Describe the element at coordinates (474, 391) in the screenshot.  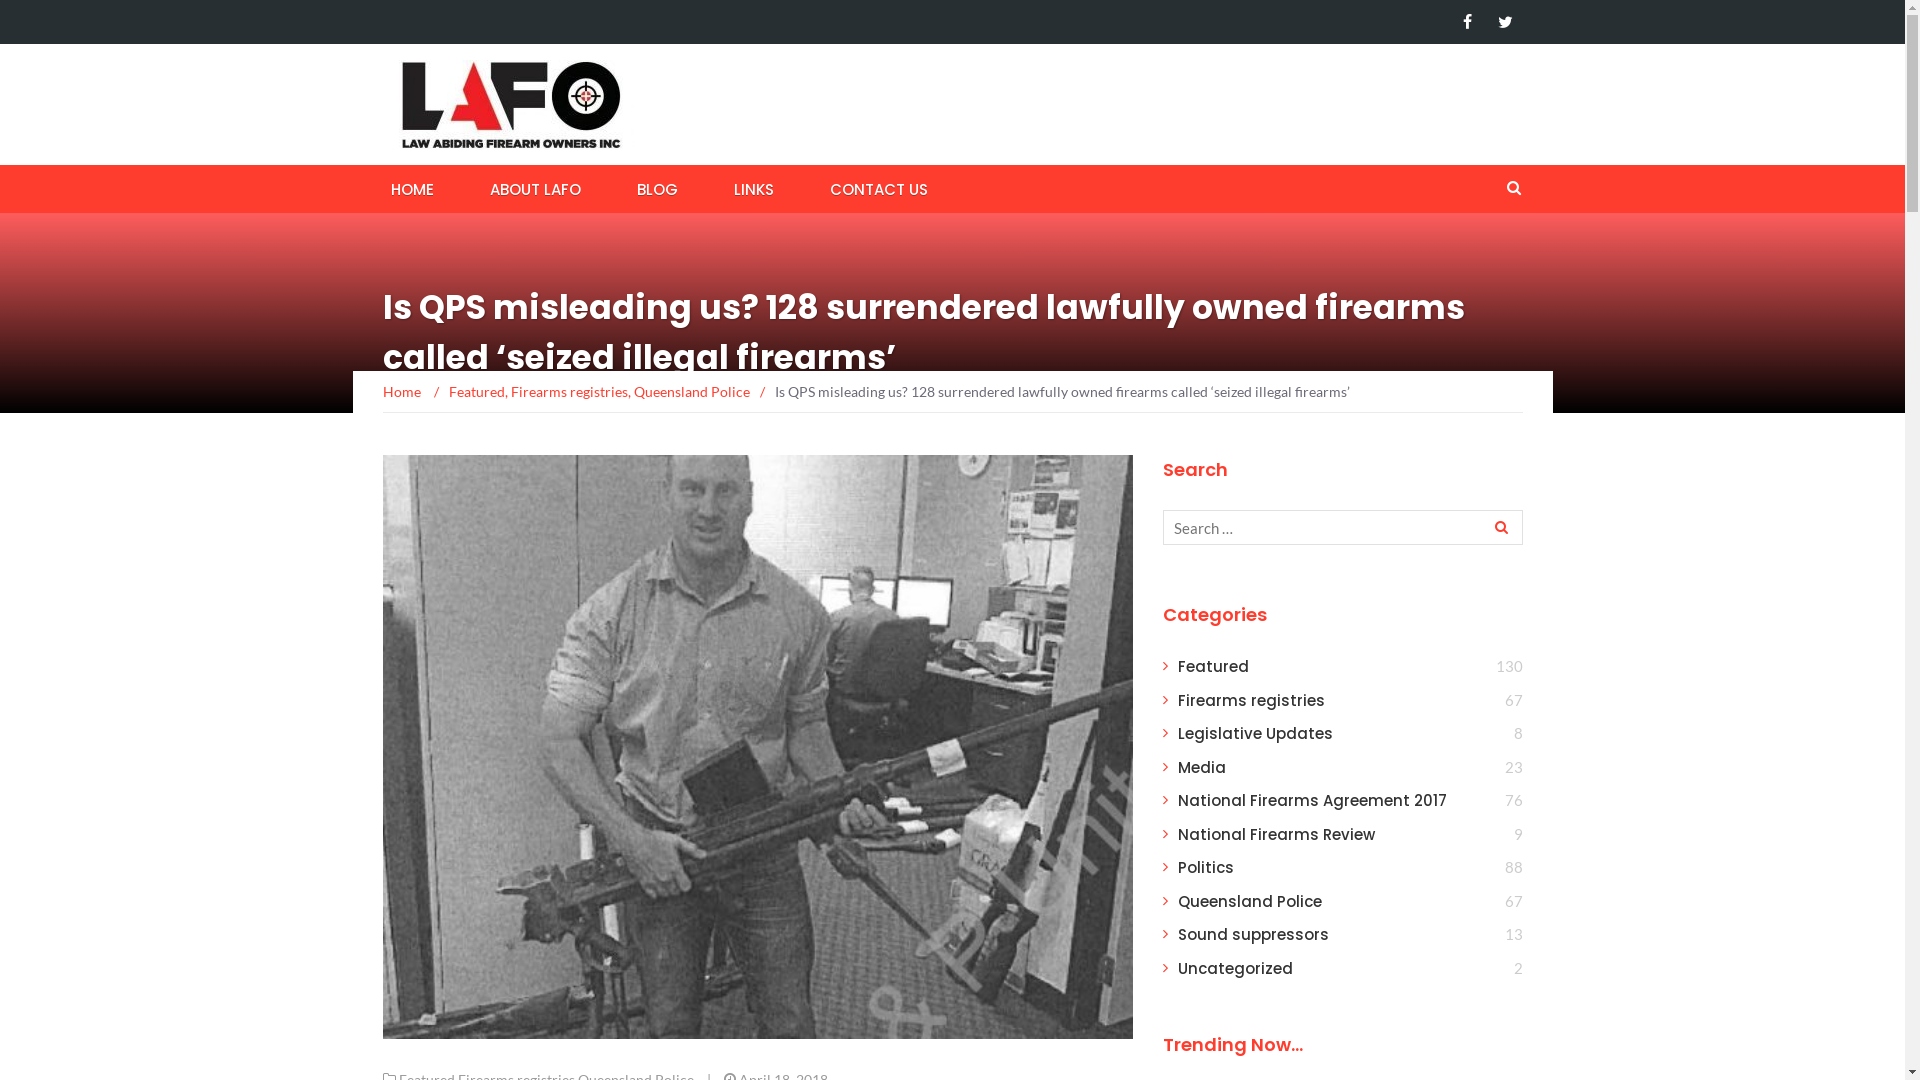
I see `'Featured'` at that location.